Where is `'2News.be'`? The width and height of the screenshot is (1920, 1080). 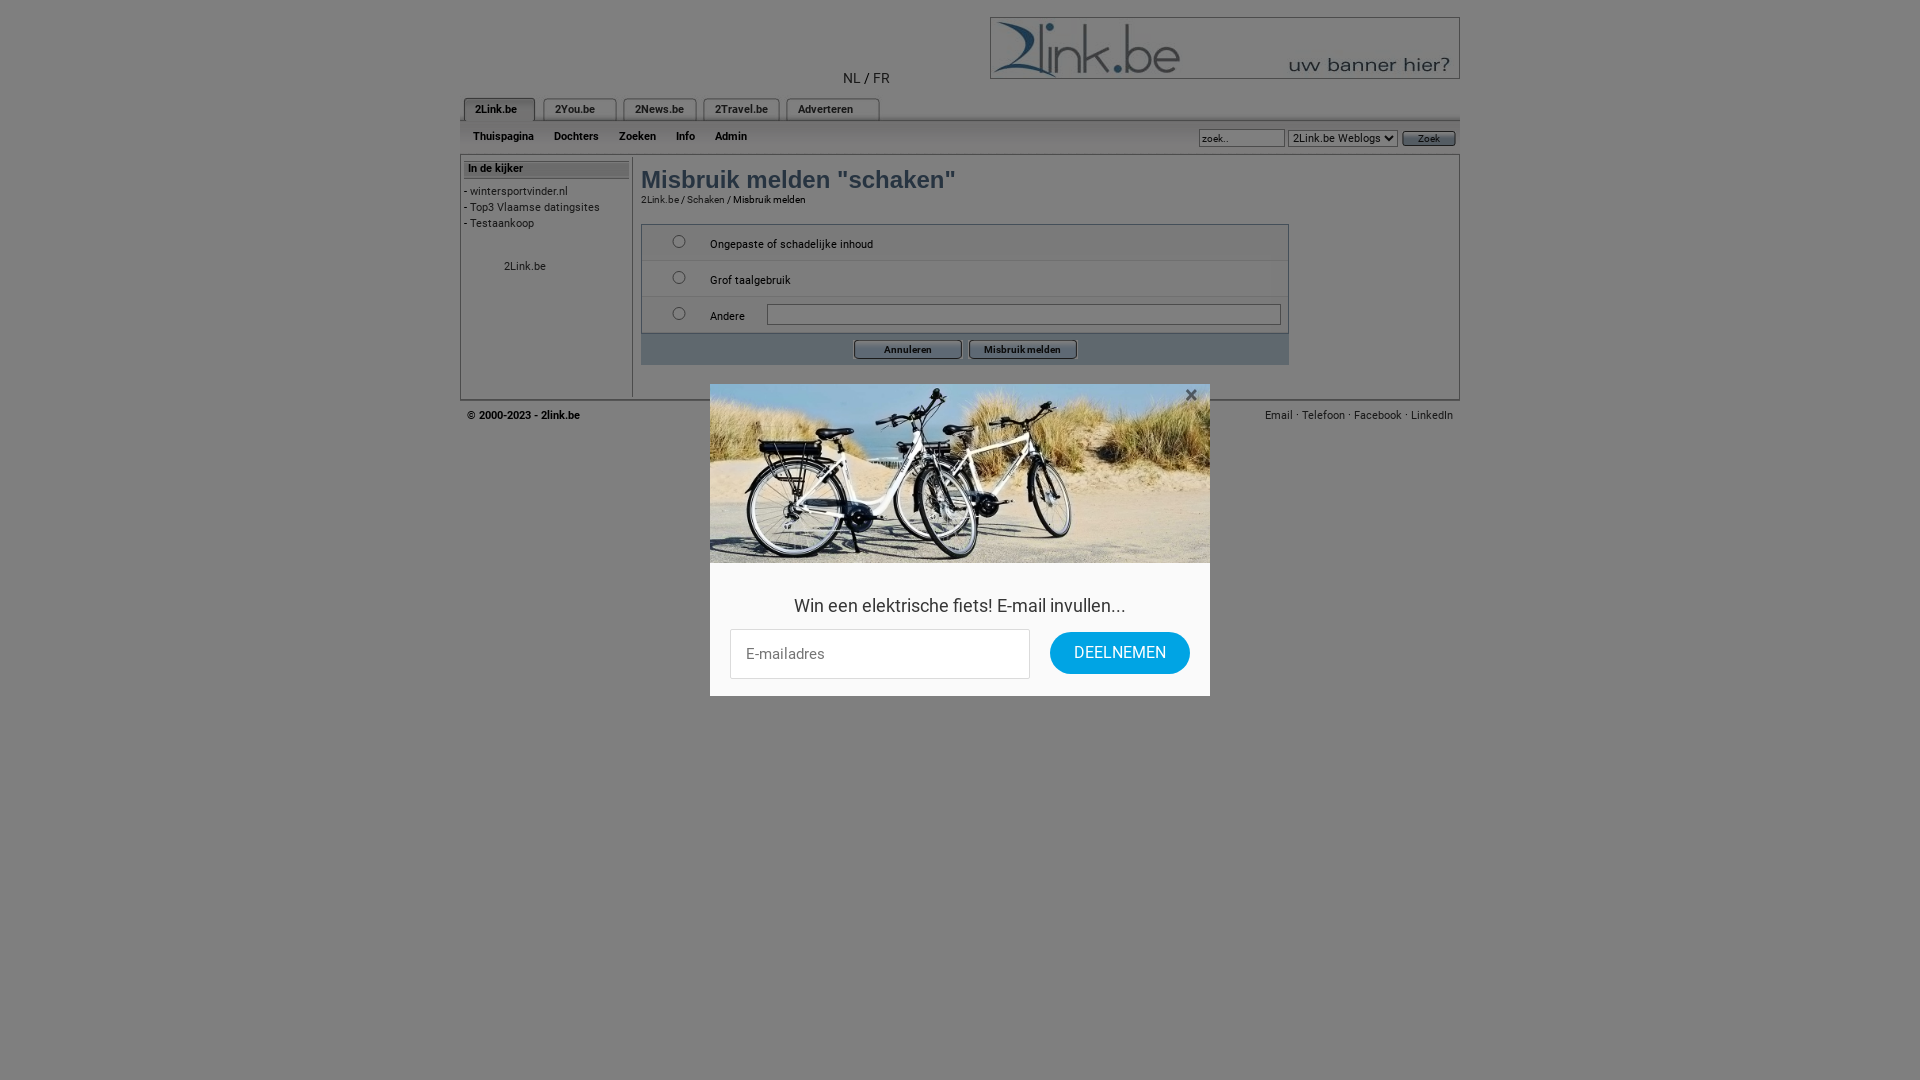
'2News.be' is located at coordinates (659, 109).